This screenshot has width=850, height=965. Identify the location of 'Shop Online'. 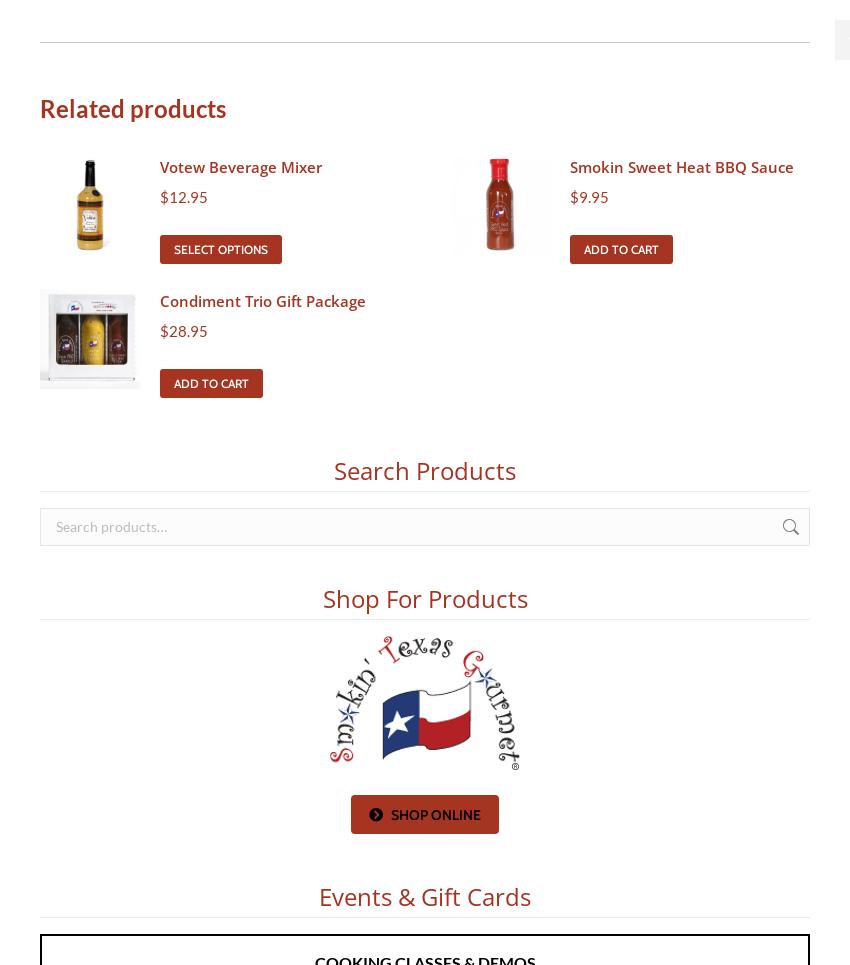
(434, 815).